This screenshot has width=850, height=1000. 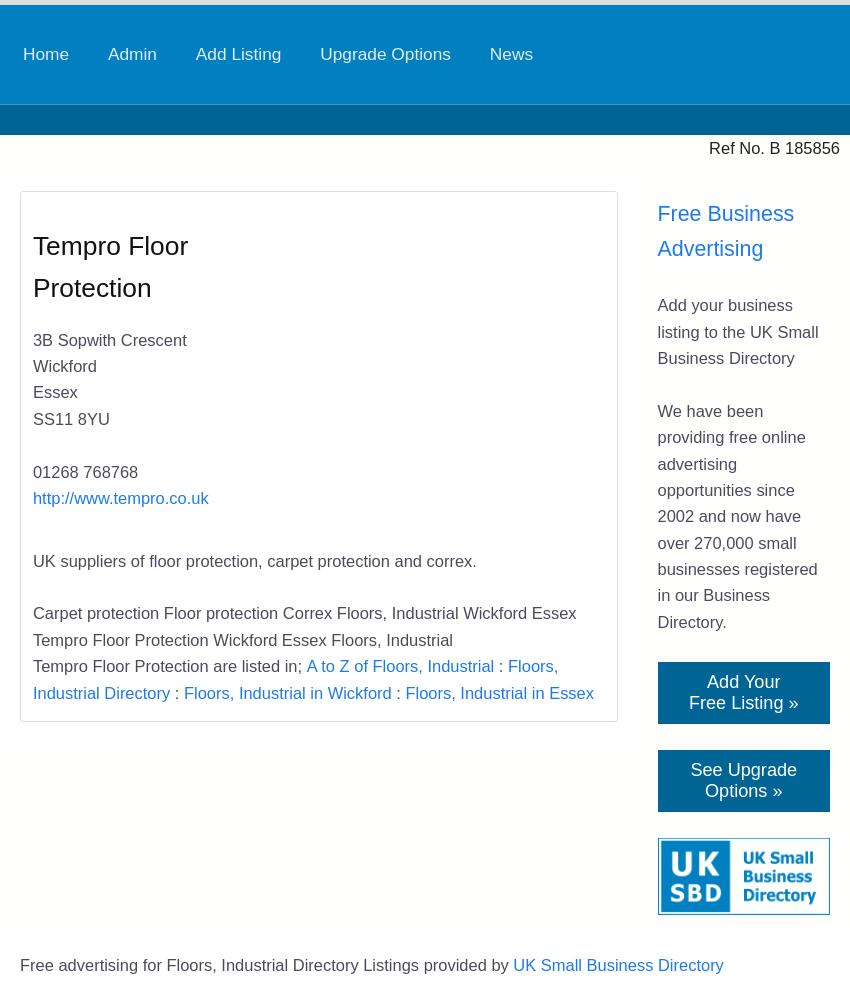 What do you see at coordinates (131, 54) in the screenshot?
I see `'Admin'` at bounding box center [131, 54].